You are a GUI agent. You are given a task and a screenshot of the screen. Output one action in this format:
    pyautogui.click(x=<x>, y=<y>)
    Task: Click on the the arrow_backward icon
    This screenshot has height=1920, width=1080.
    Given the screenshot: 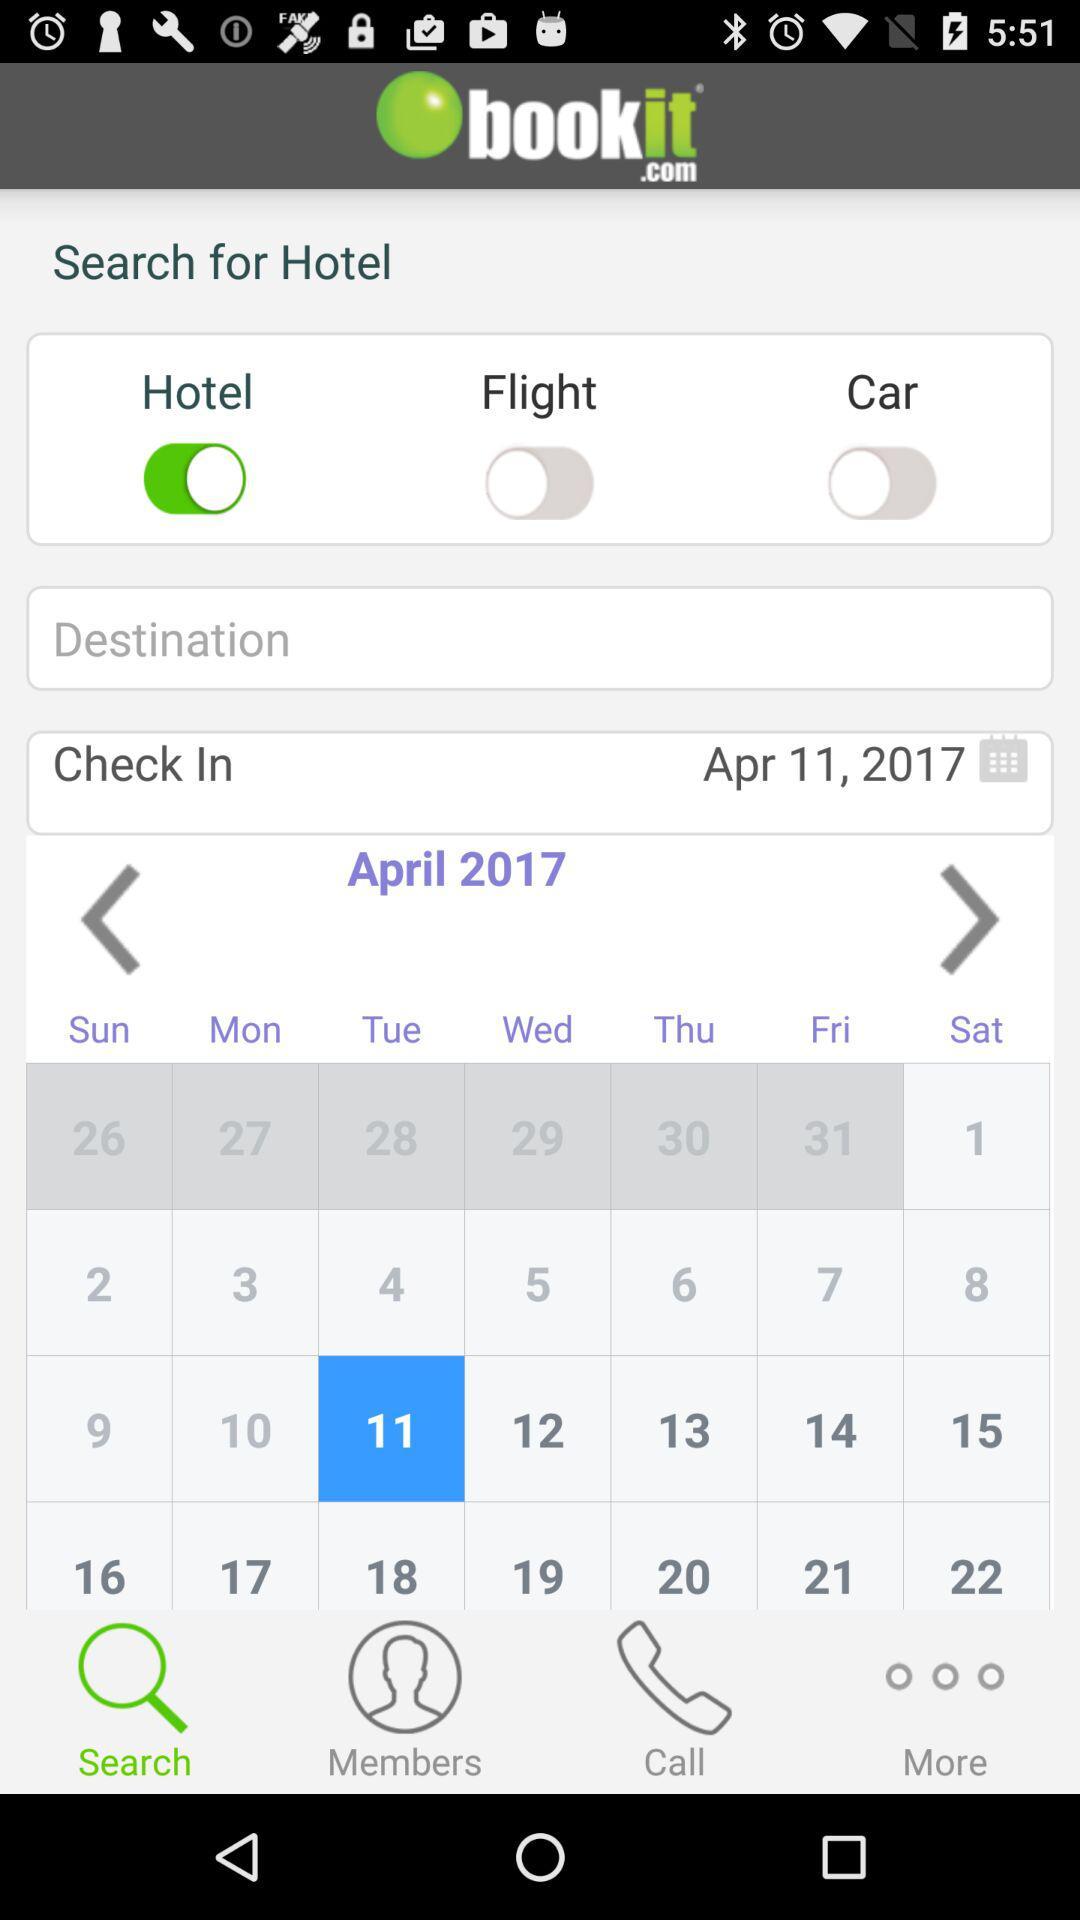 What is the action you would take?
    pyautogui.click(x=110, y=983)
    